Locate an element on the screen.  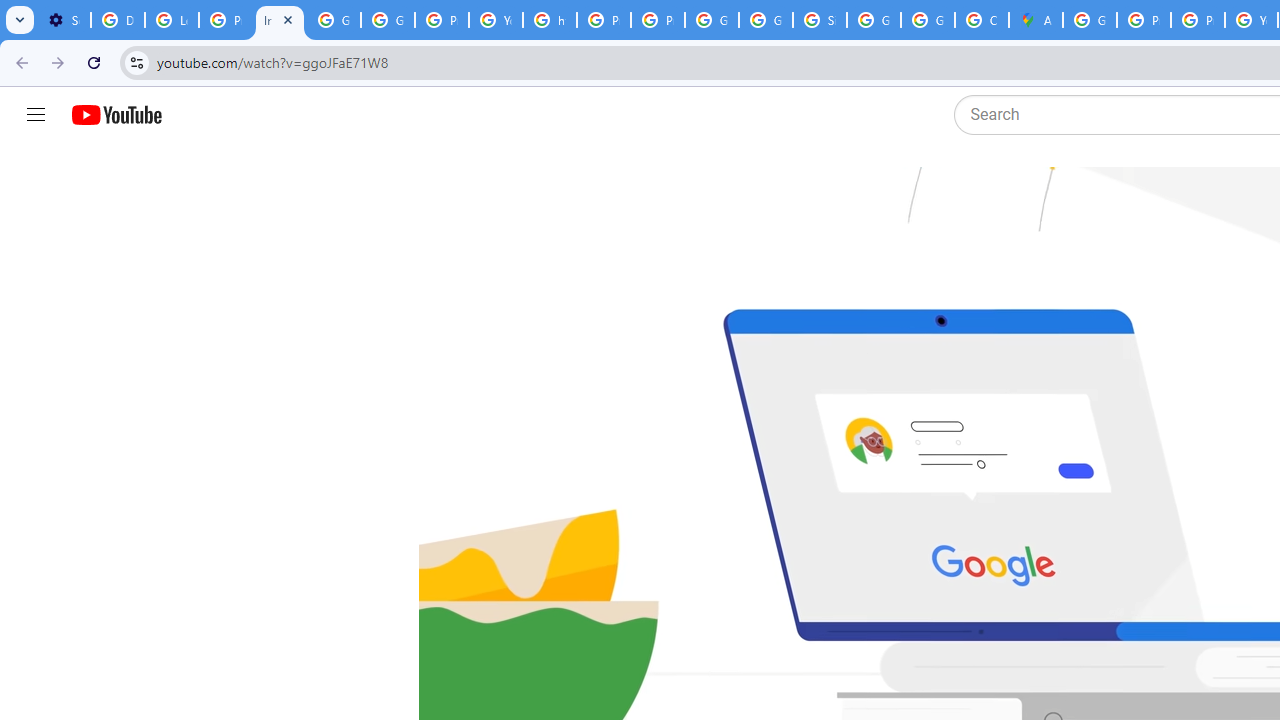
'Guide' is located at coordinates (35, 115).